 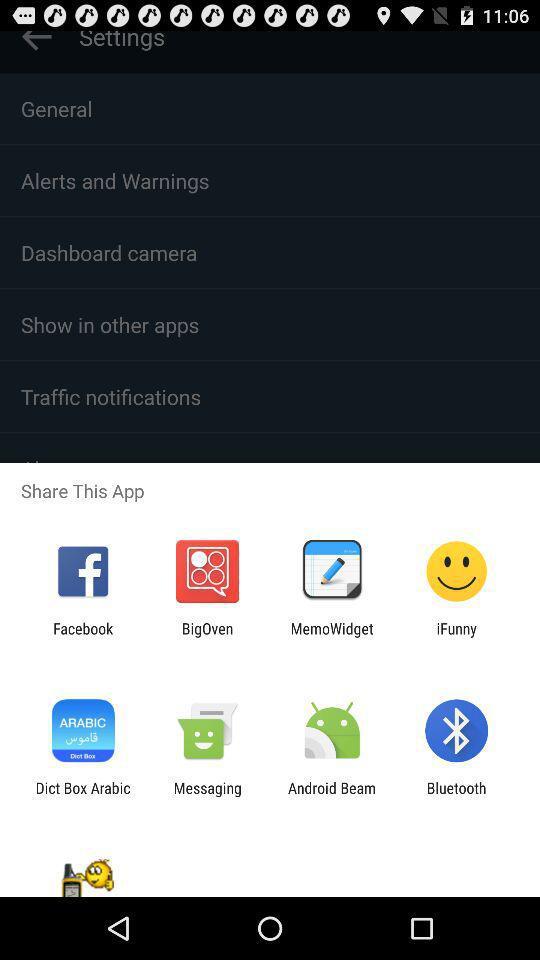 I want to click on the icon to the right of the messaging item, so click(x=332, y=796).